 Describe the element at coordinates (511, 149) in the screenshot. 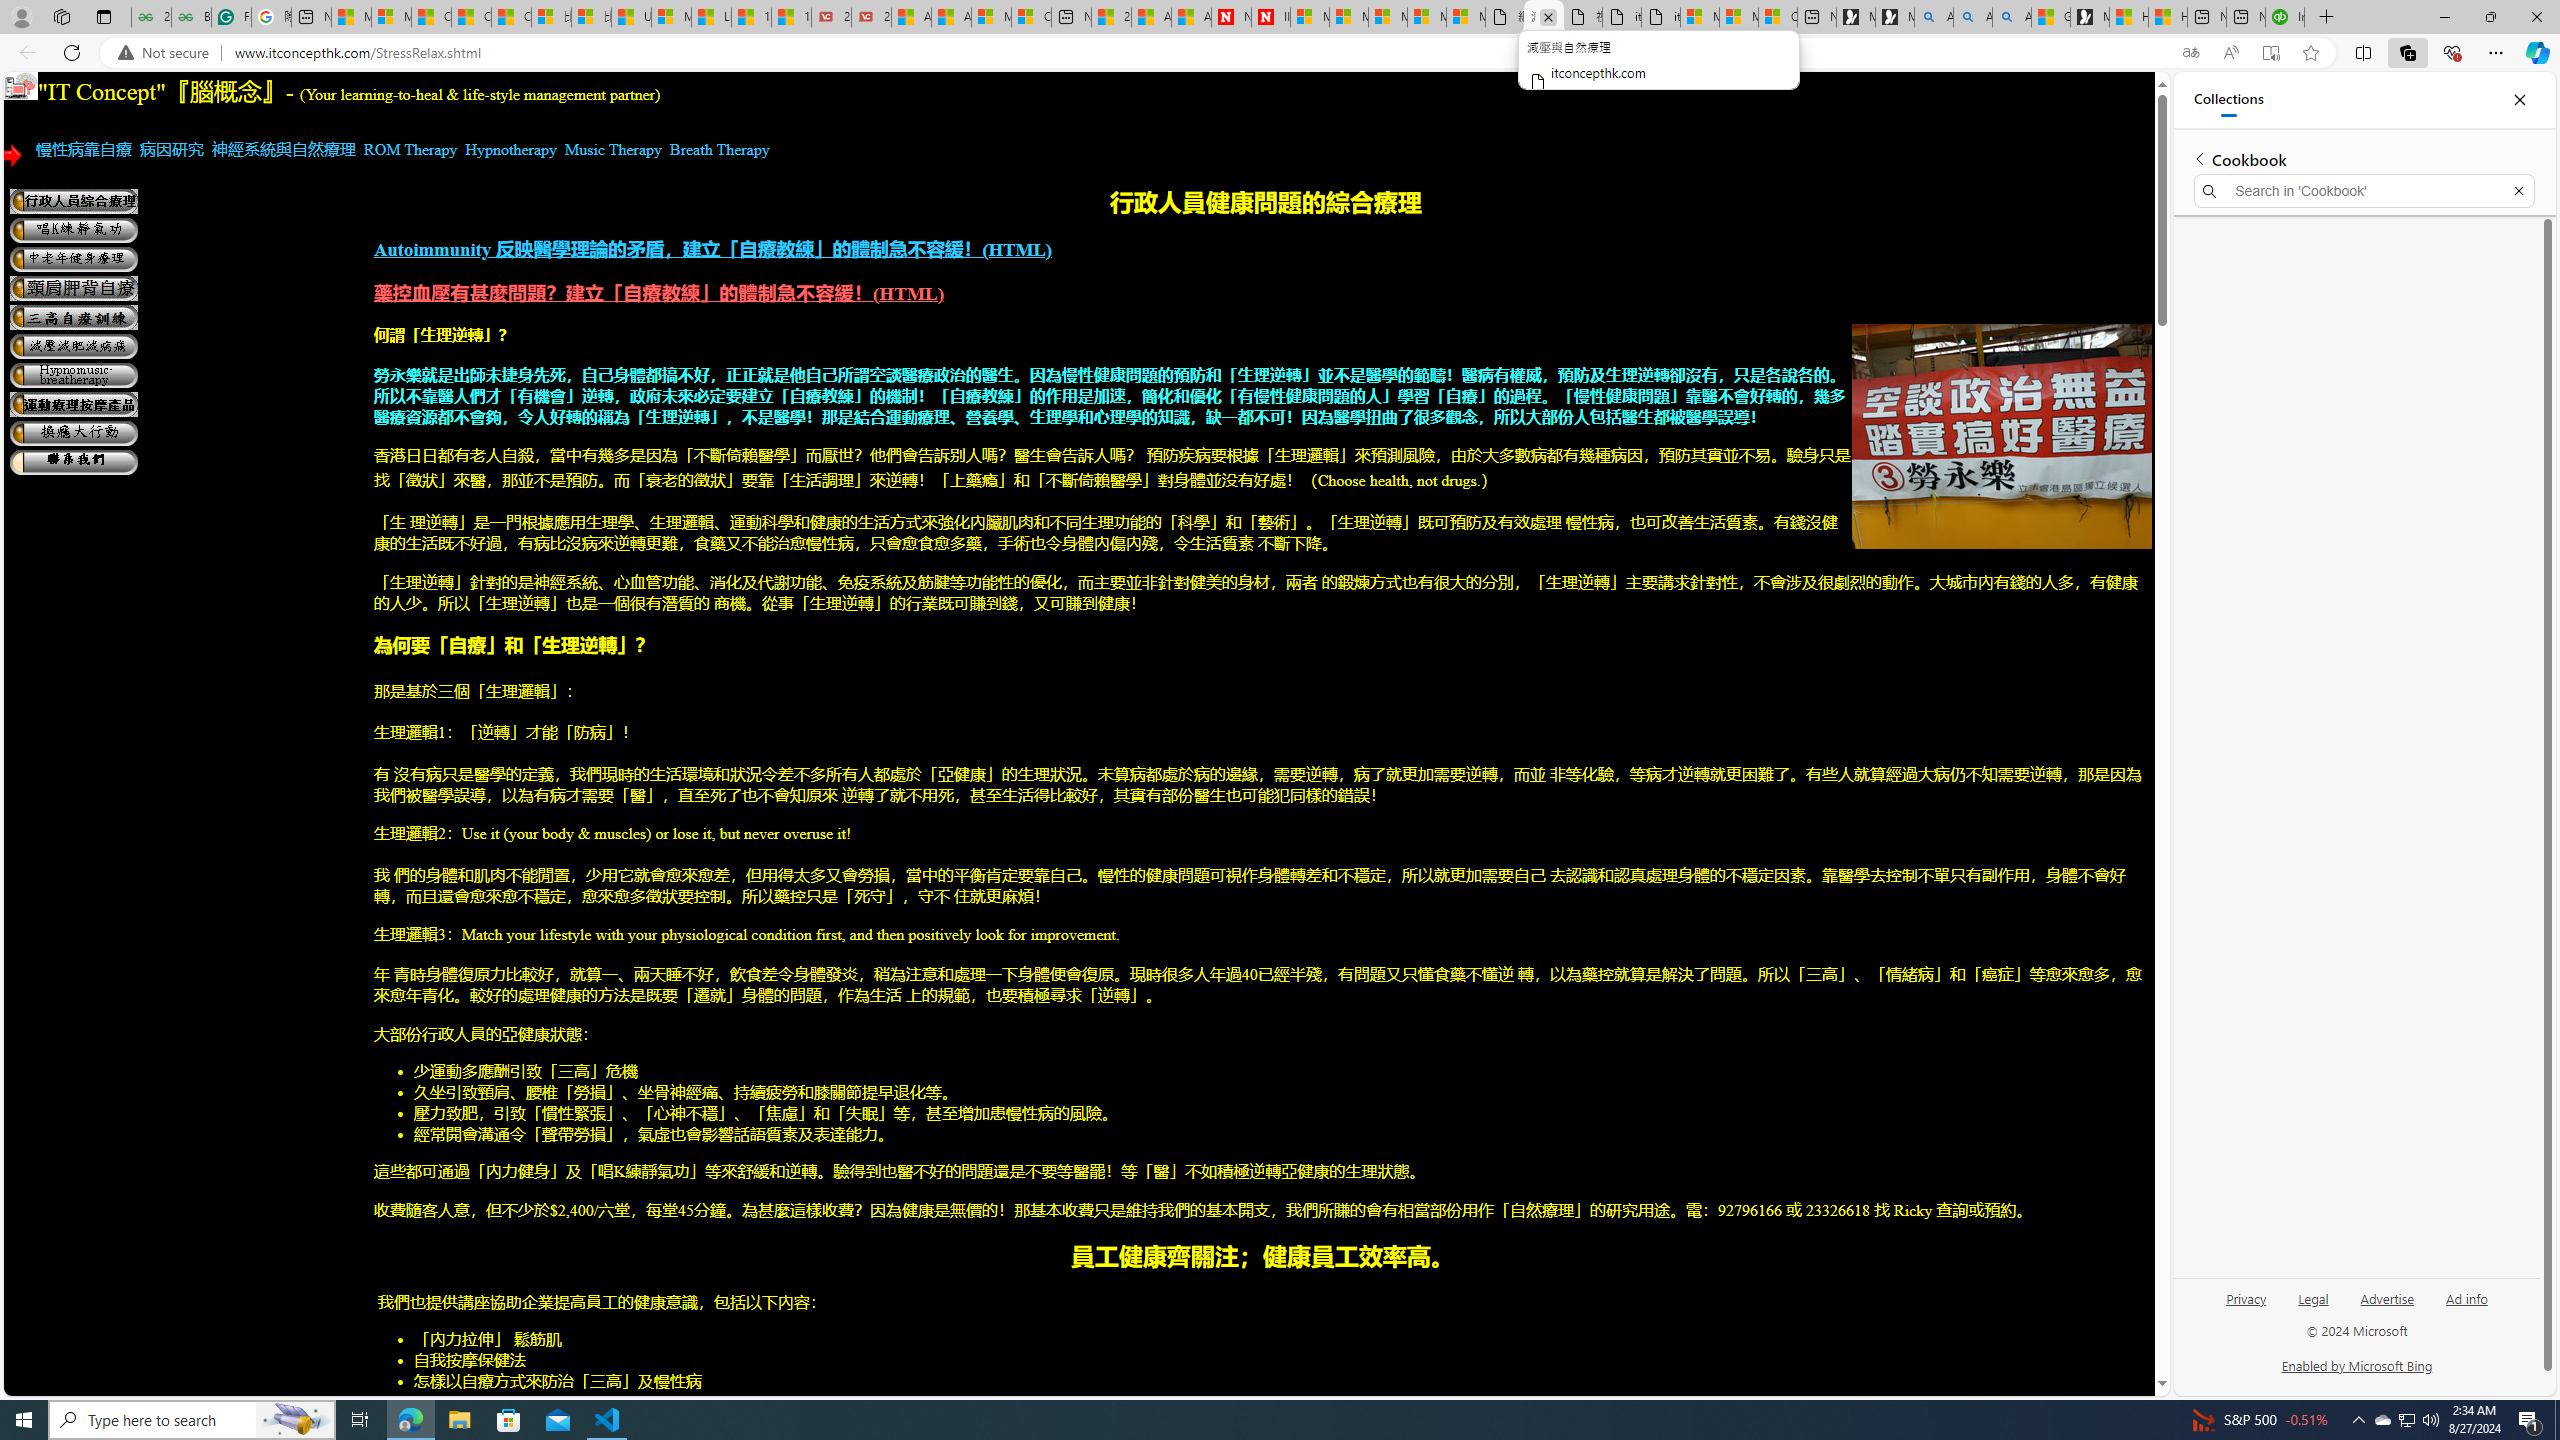

I see `'Hypnotherapy'` at that location.